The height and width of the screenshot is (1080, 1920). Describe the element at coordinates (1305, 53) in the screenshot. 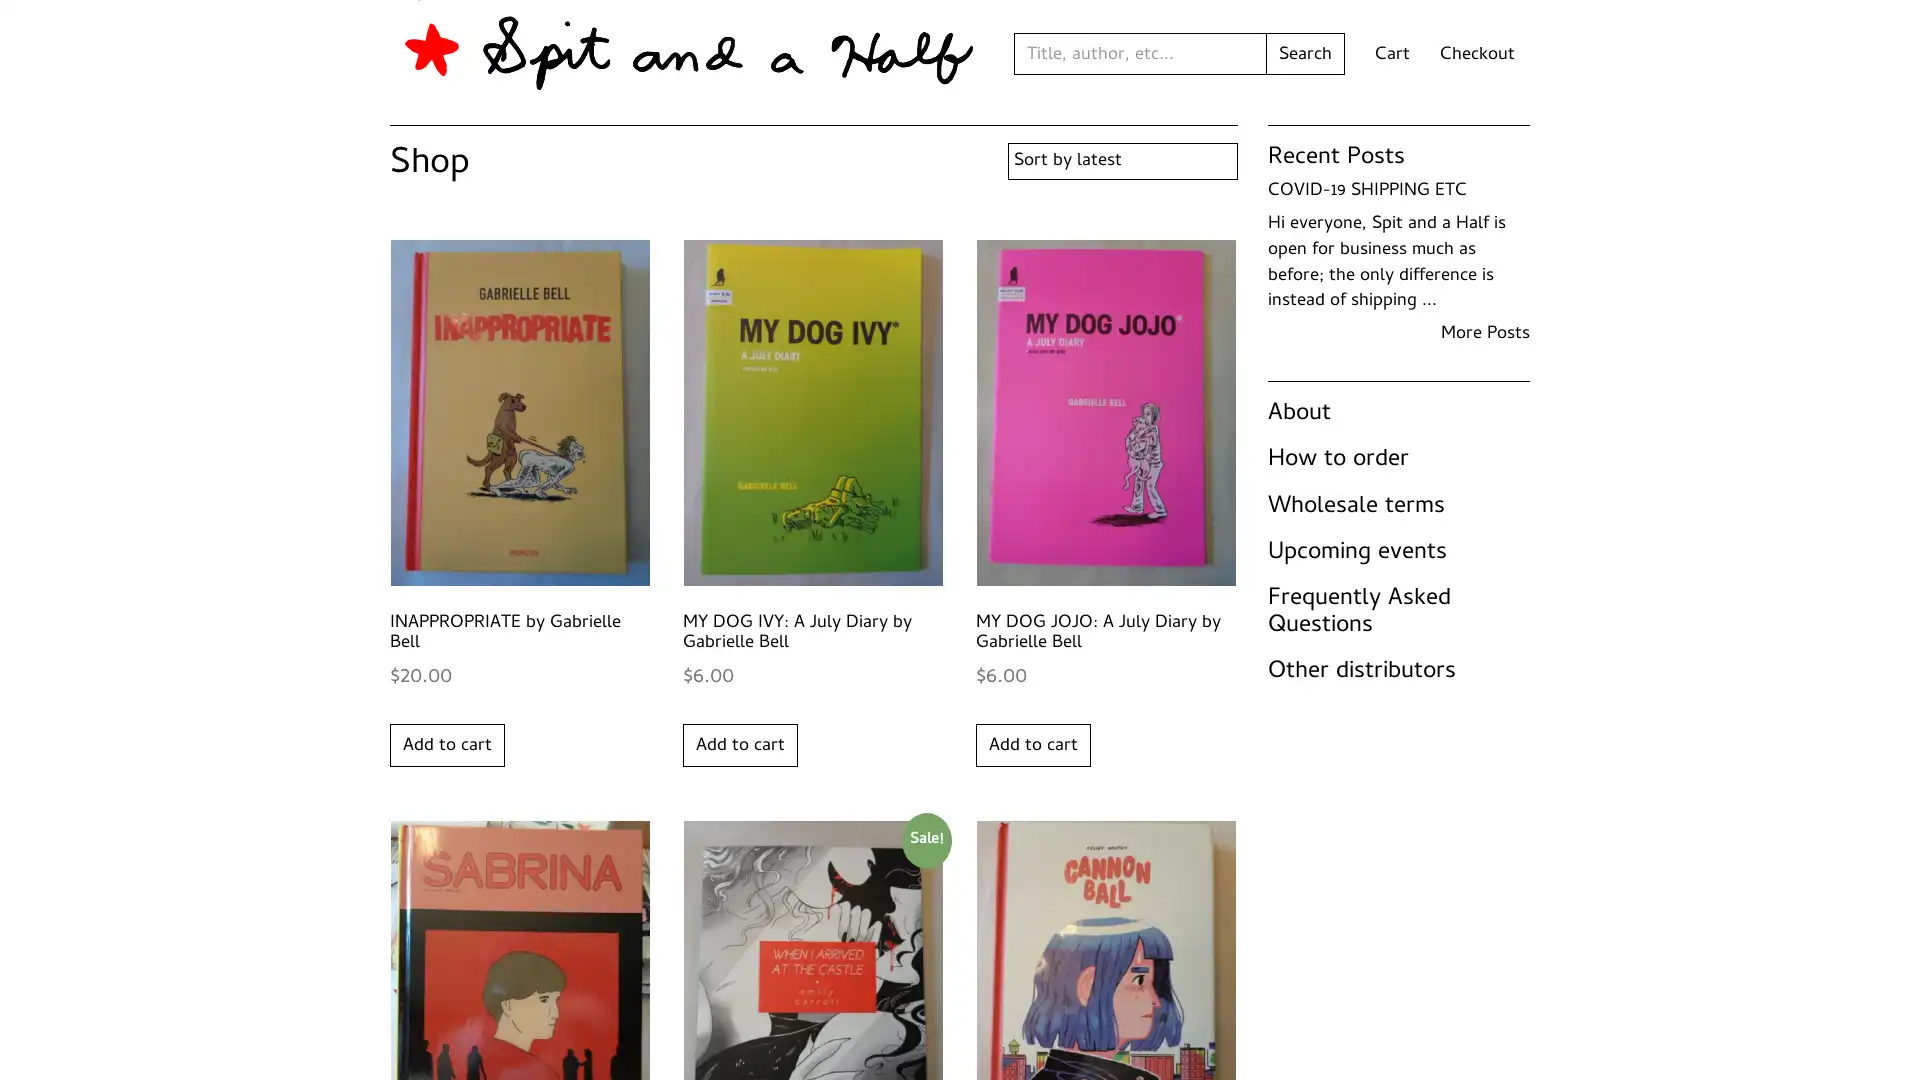

I see `Search` at that location.